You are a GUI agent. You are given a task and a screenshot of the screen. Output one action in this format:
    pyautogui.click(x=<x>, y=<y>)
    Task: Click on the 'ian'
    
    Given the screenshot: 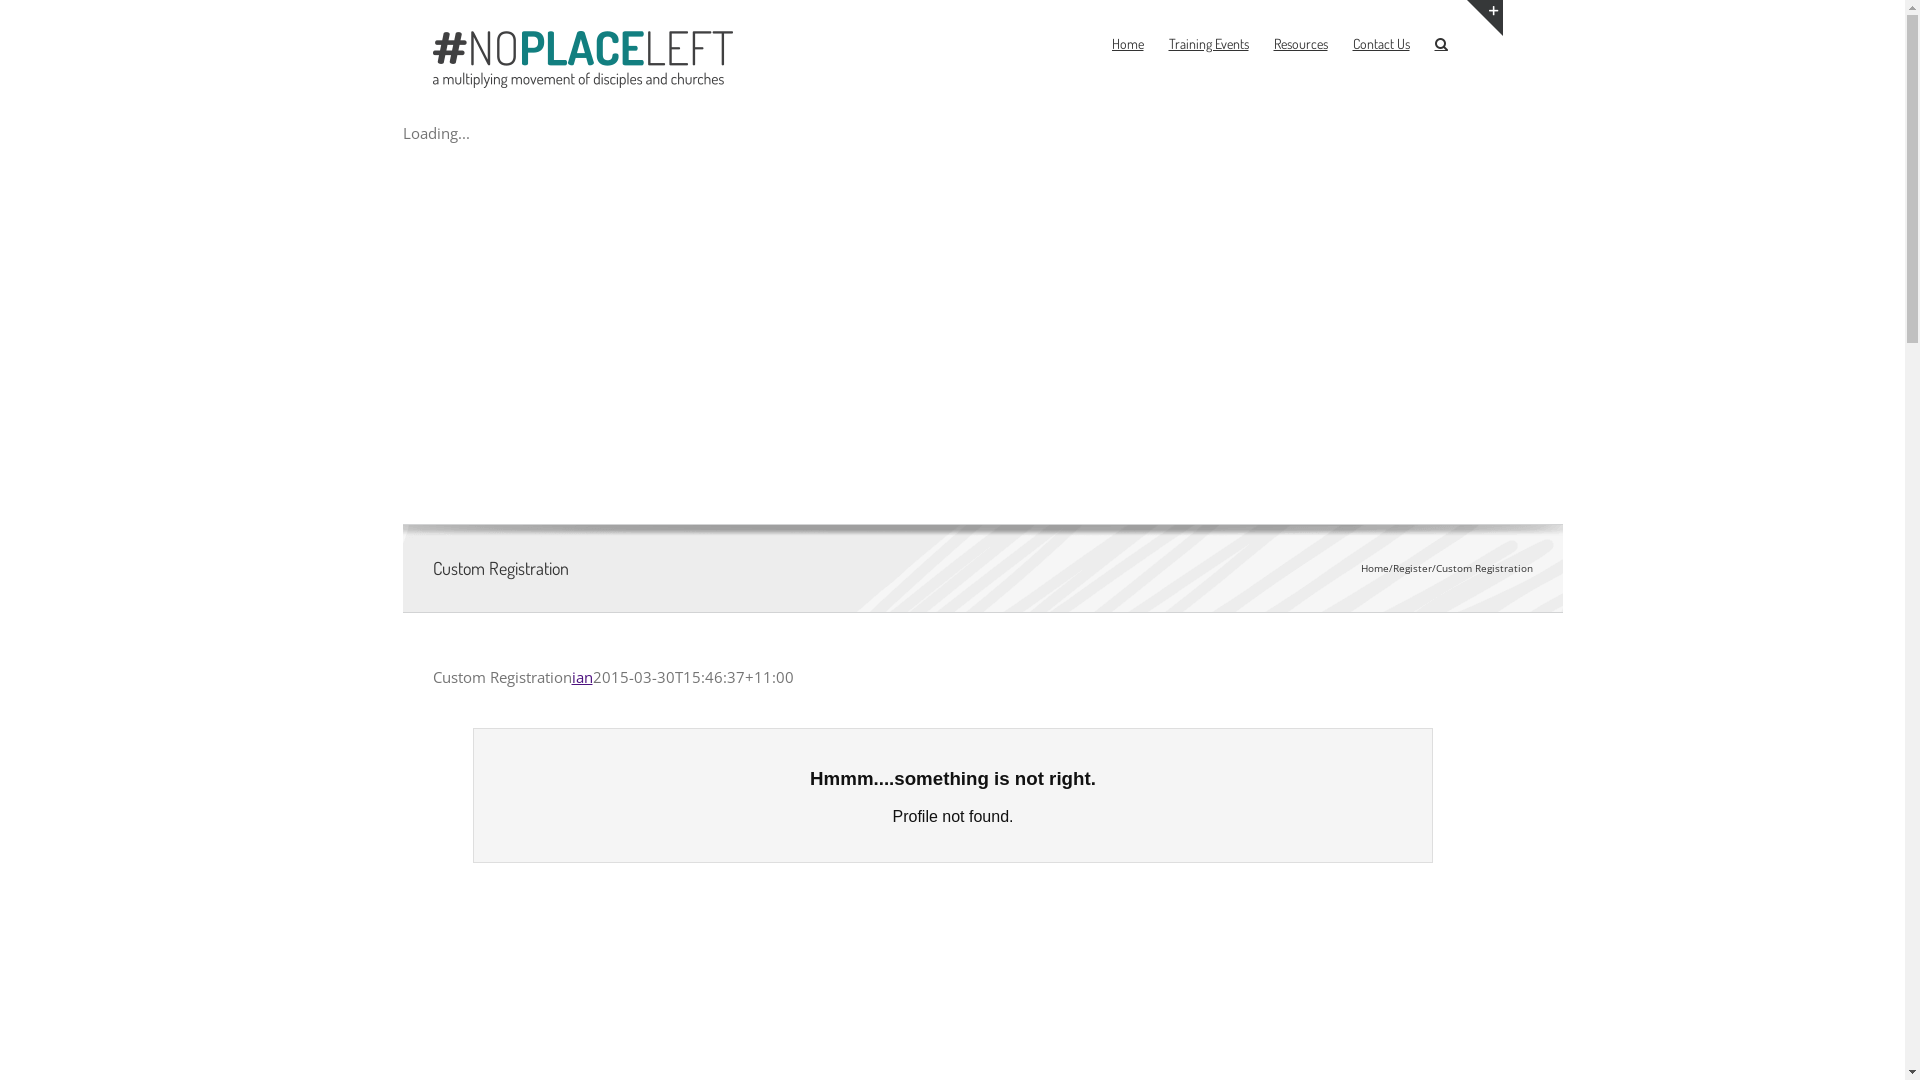 What is the action you would take?
    pyautogui.click(x=581, y=676)
    